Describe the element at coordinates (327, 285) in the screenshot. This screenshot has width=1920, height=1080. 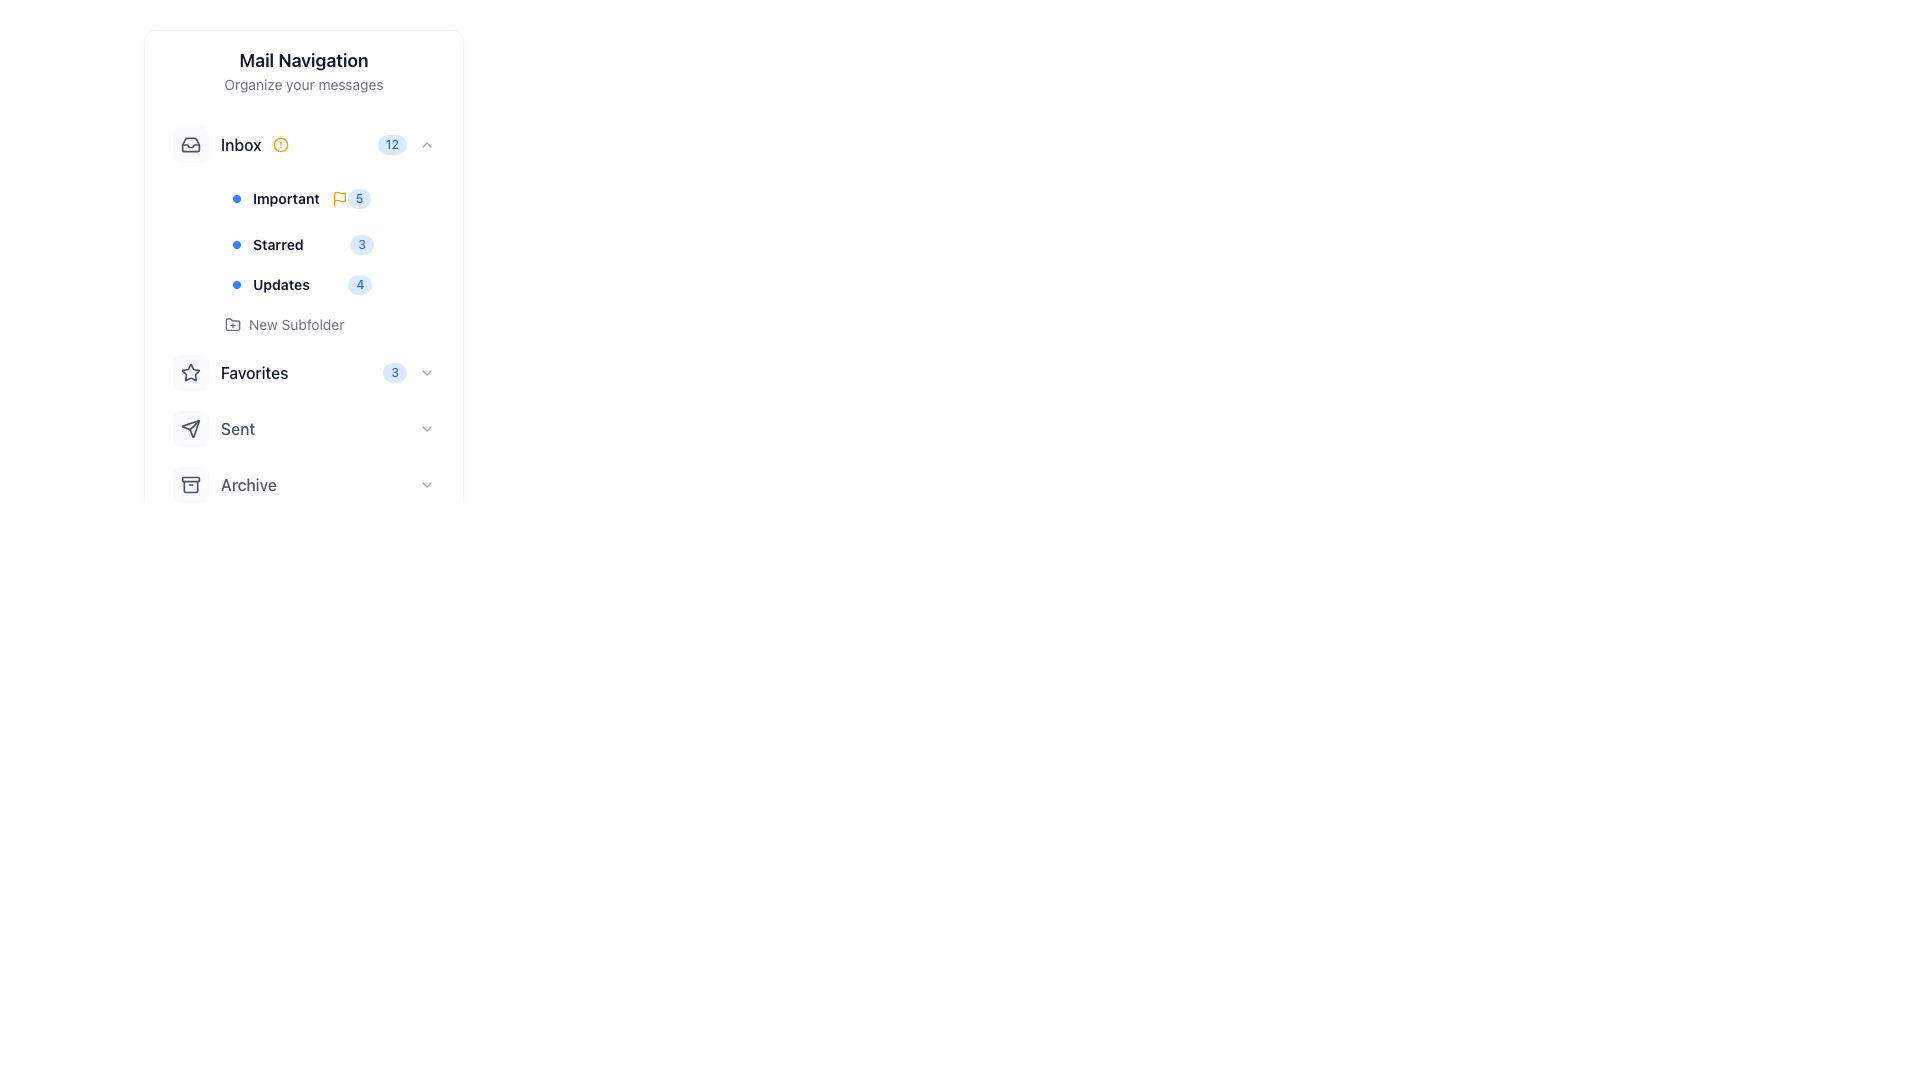
I see `the 'Updates' list item in the sidebar, which is the third row under the 'Inbox' section and contains a blue circular badge with the number '4'` at that location.